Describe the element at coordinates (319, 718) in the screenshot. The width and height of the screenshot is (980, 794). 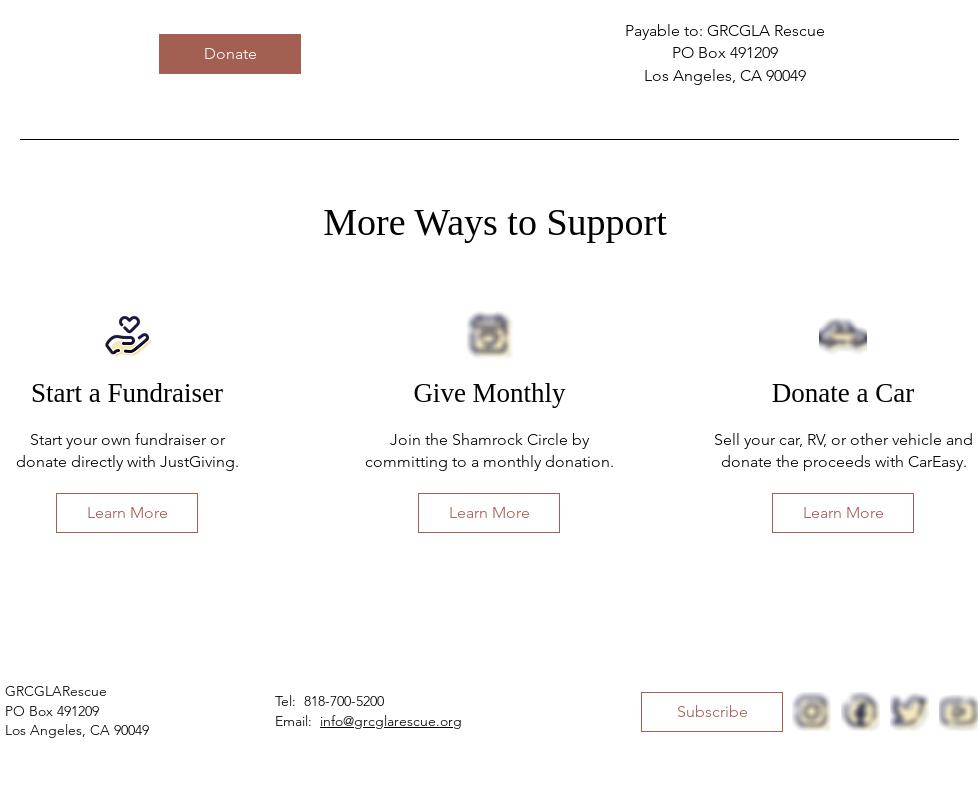
I see `'info@grcglarescue.org'` at that location.